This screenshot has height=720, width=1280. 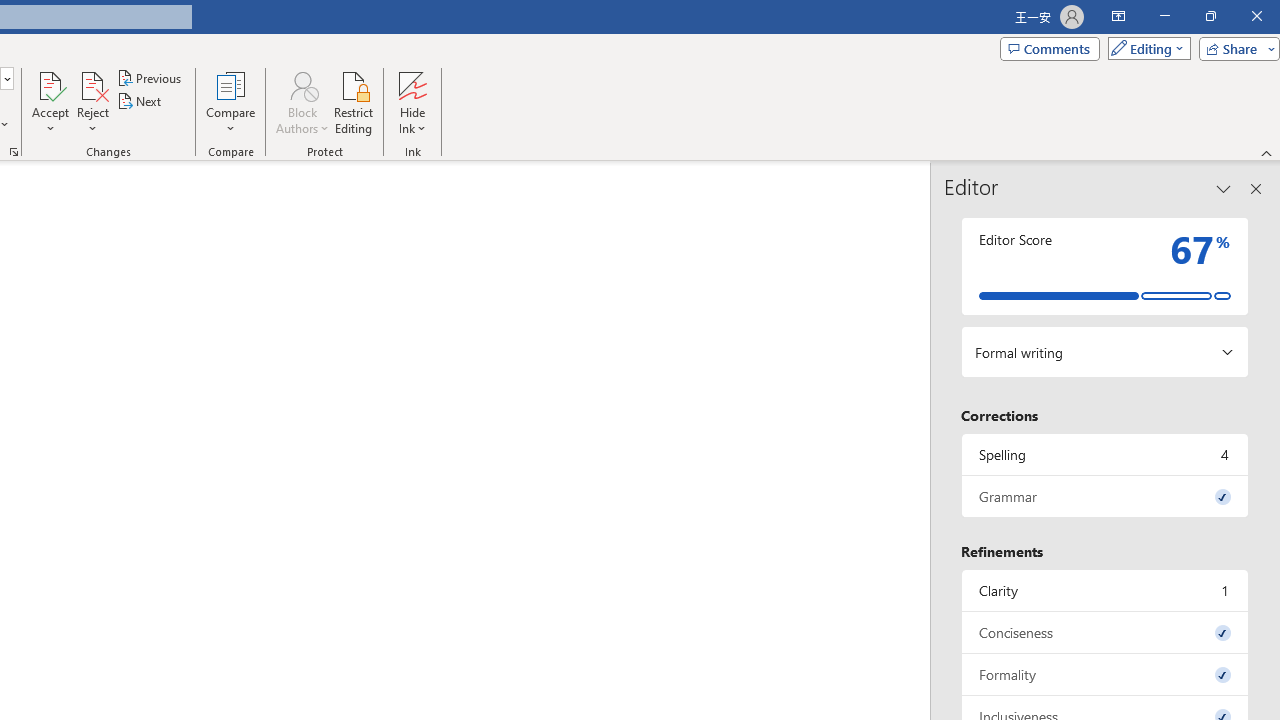 I want to click on 'Ribbon Display Options', so click(x=1117, y=16).